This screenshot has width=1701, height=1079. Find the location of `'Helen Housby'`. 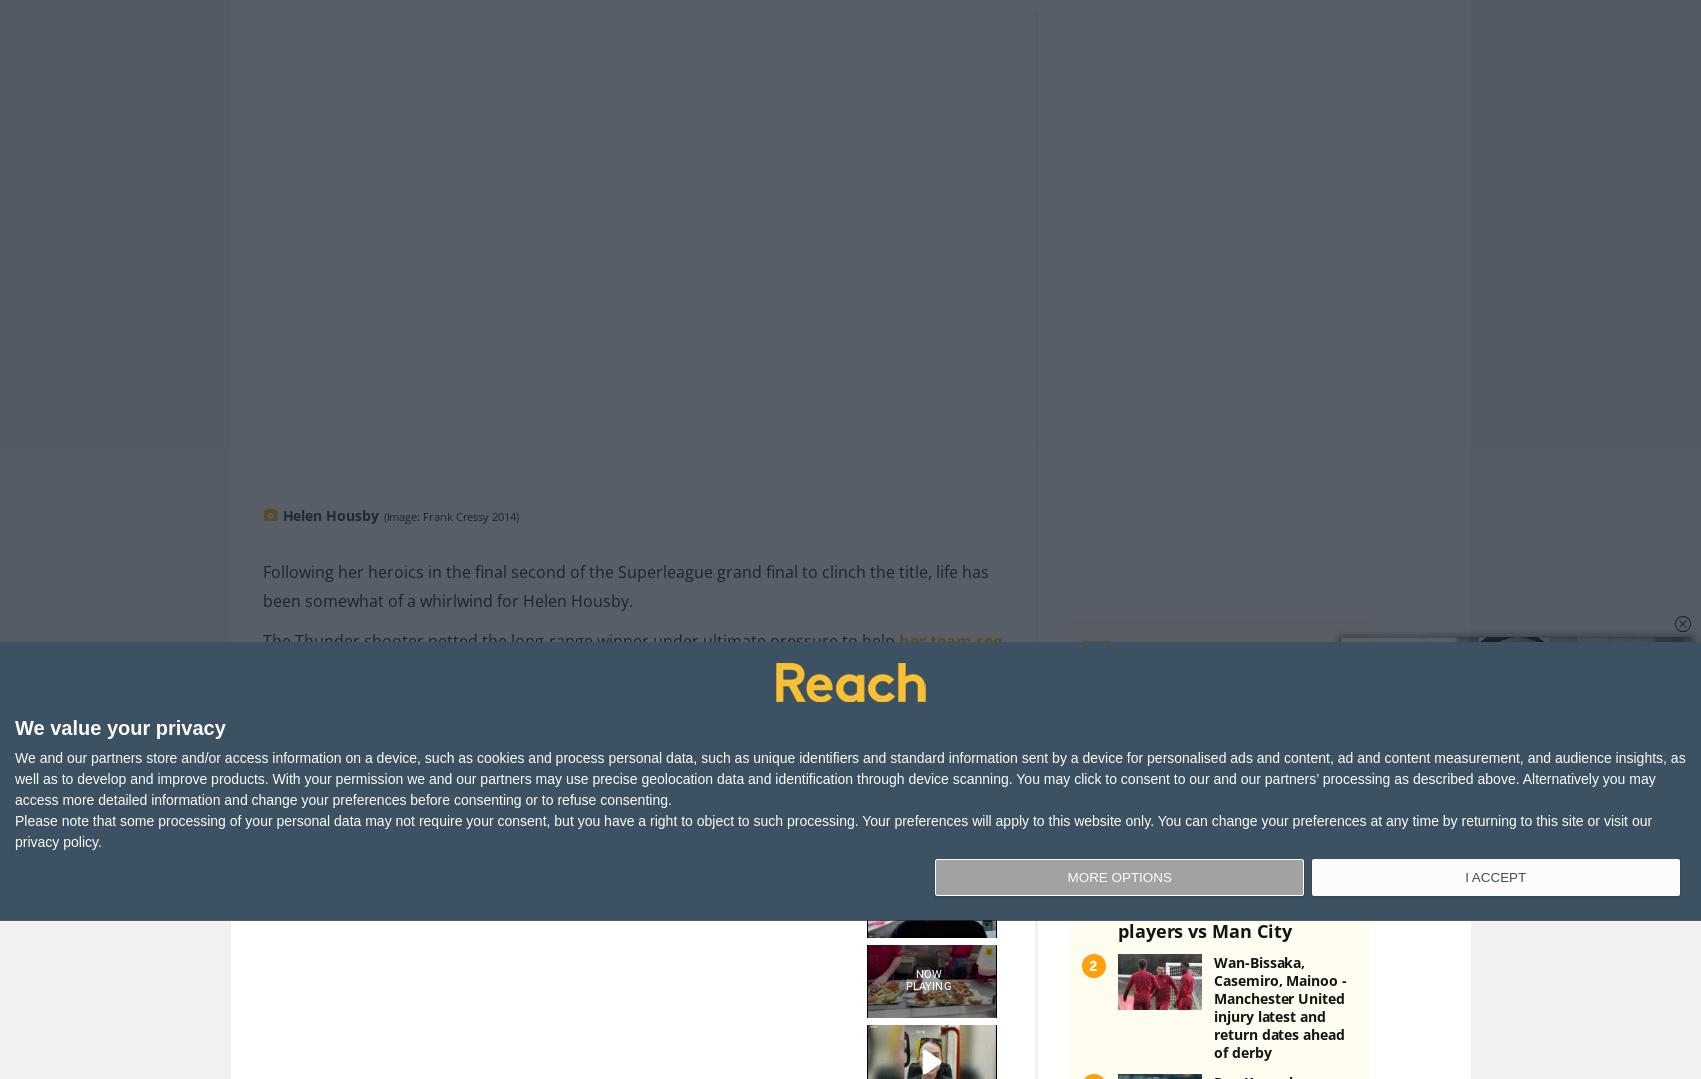

'Helen Housby' is located at coordinates (329, 481).